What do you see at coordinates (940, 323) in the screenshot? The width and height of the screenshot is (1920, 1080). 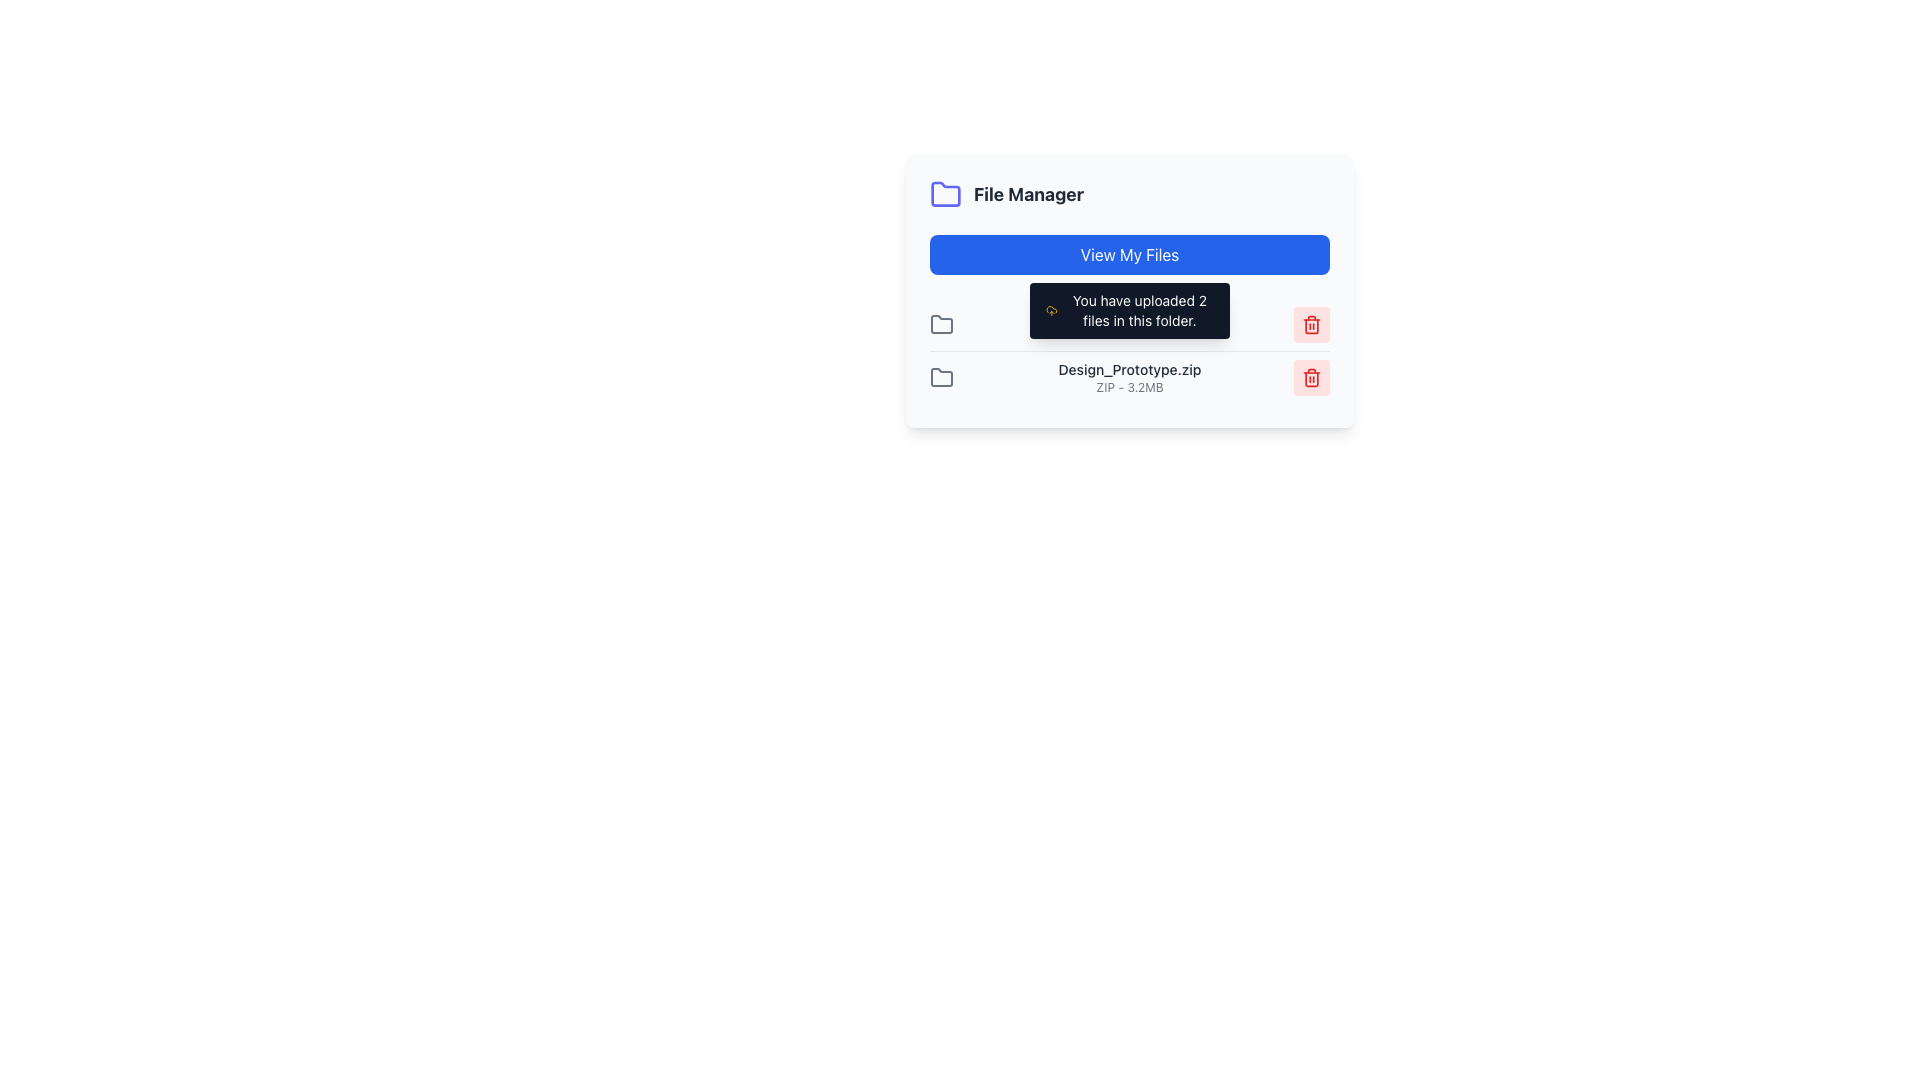 I see `the folder icon element located in the 'File Manager' section, which is depicted with a simplistic outline style and rounded corners, adjacent to the text 'File Manager'` at bounding box center [940, 323].